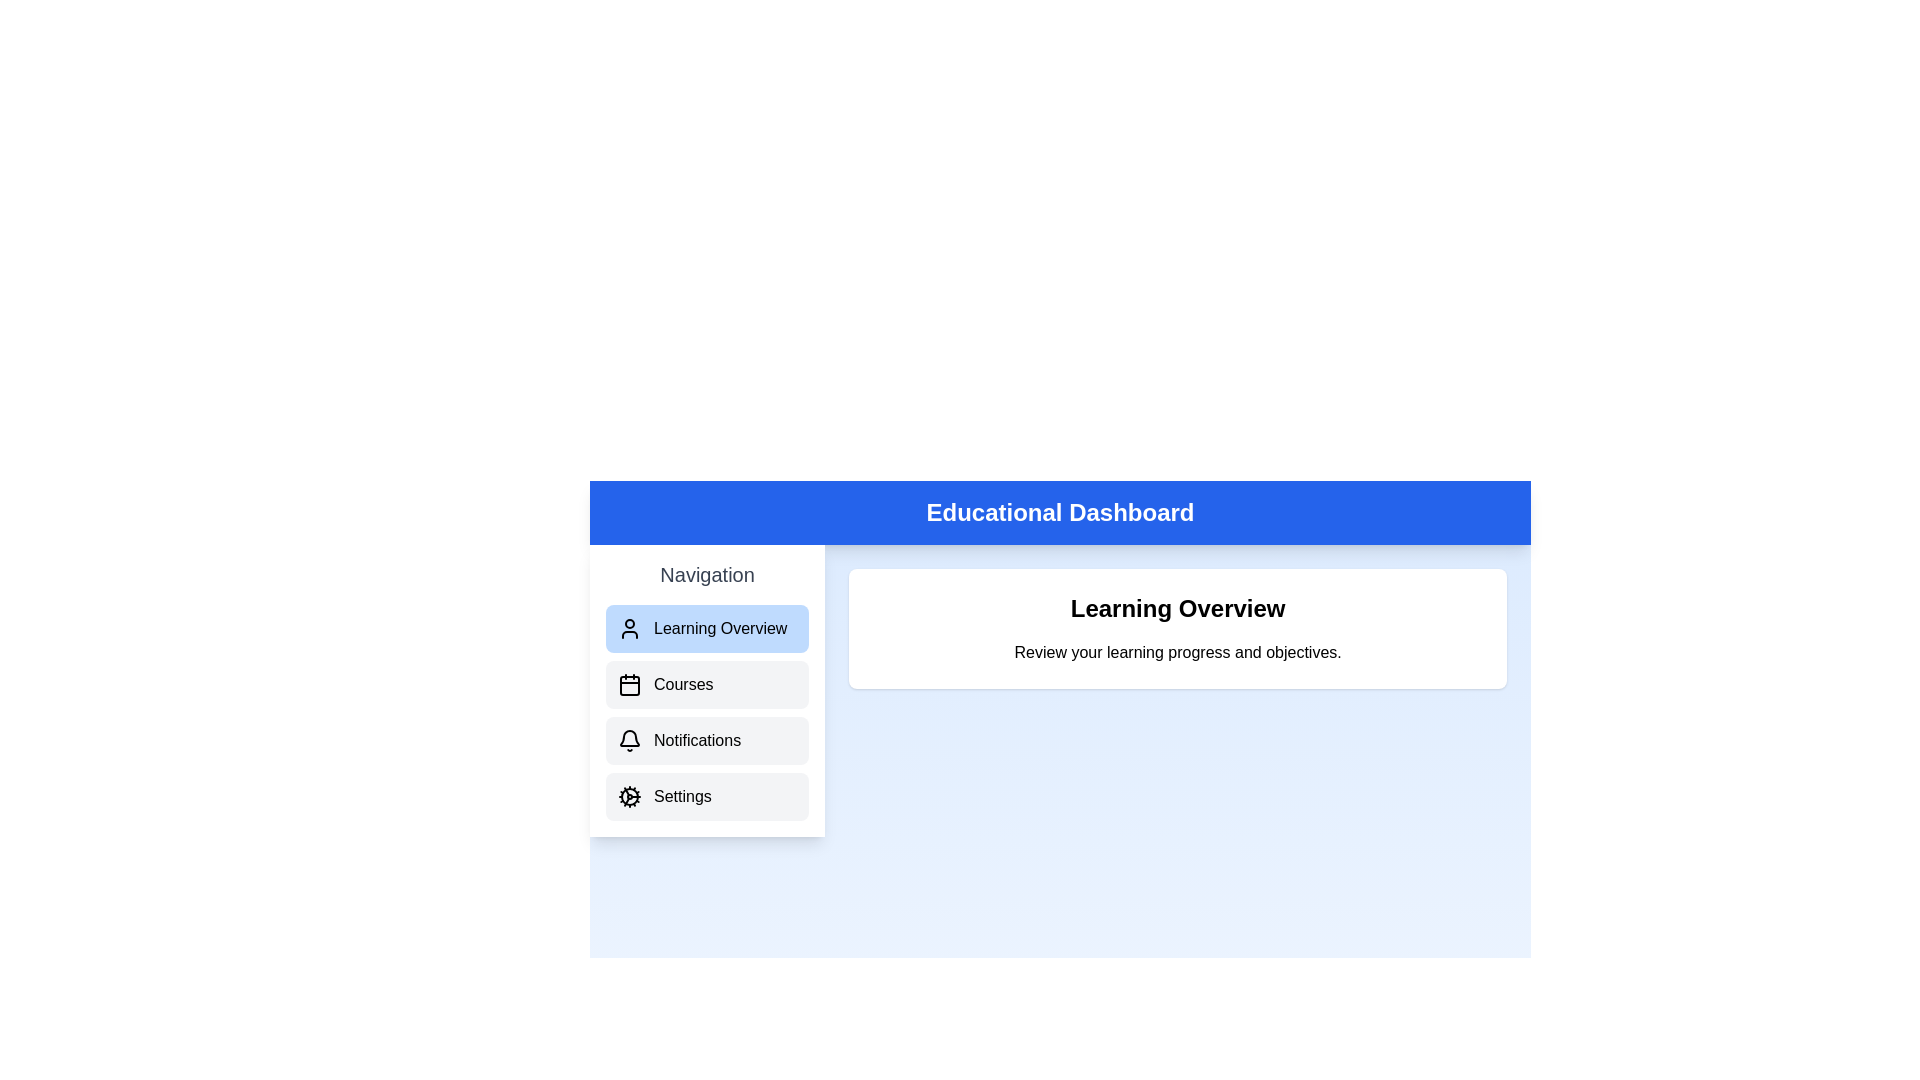  Describe the element at coordinates (707, 796) in the screenshot. I see `the sidebar option Settings to observe its hover effect` at that location.